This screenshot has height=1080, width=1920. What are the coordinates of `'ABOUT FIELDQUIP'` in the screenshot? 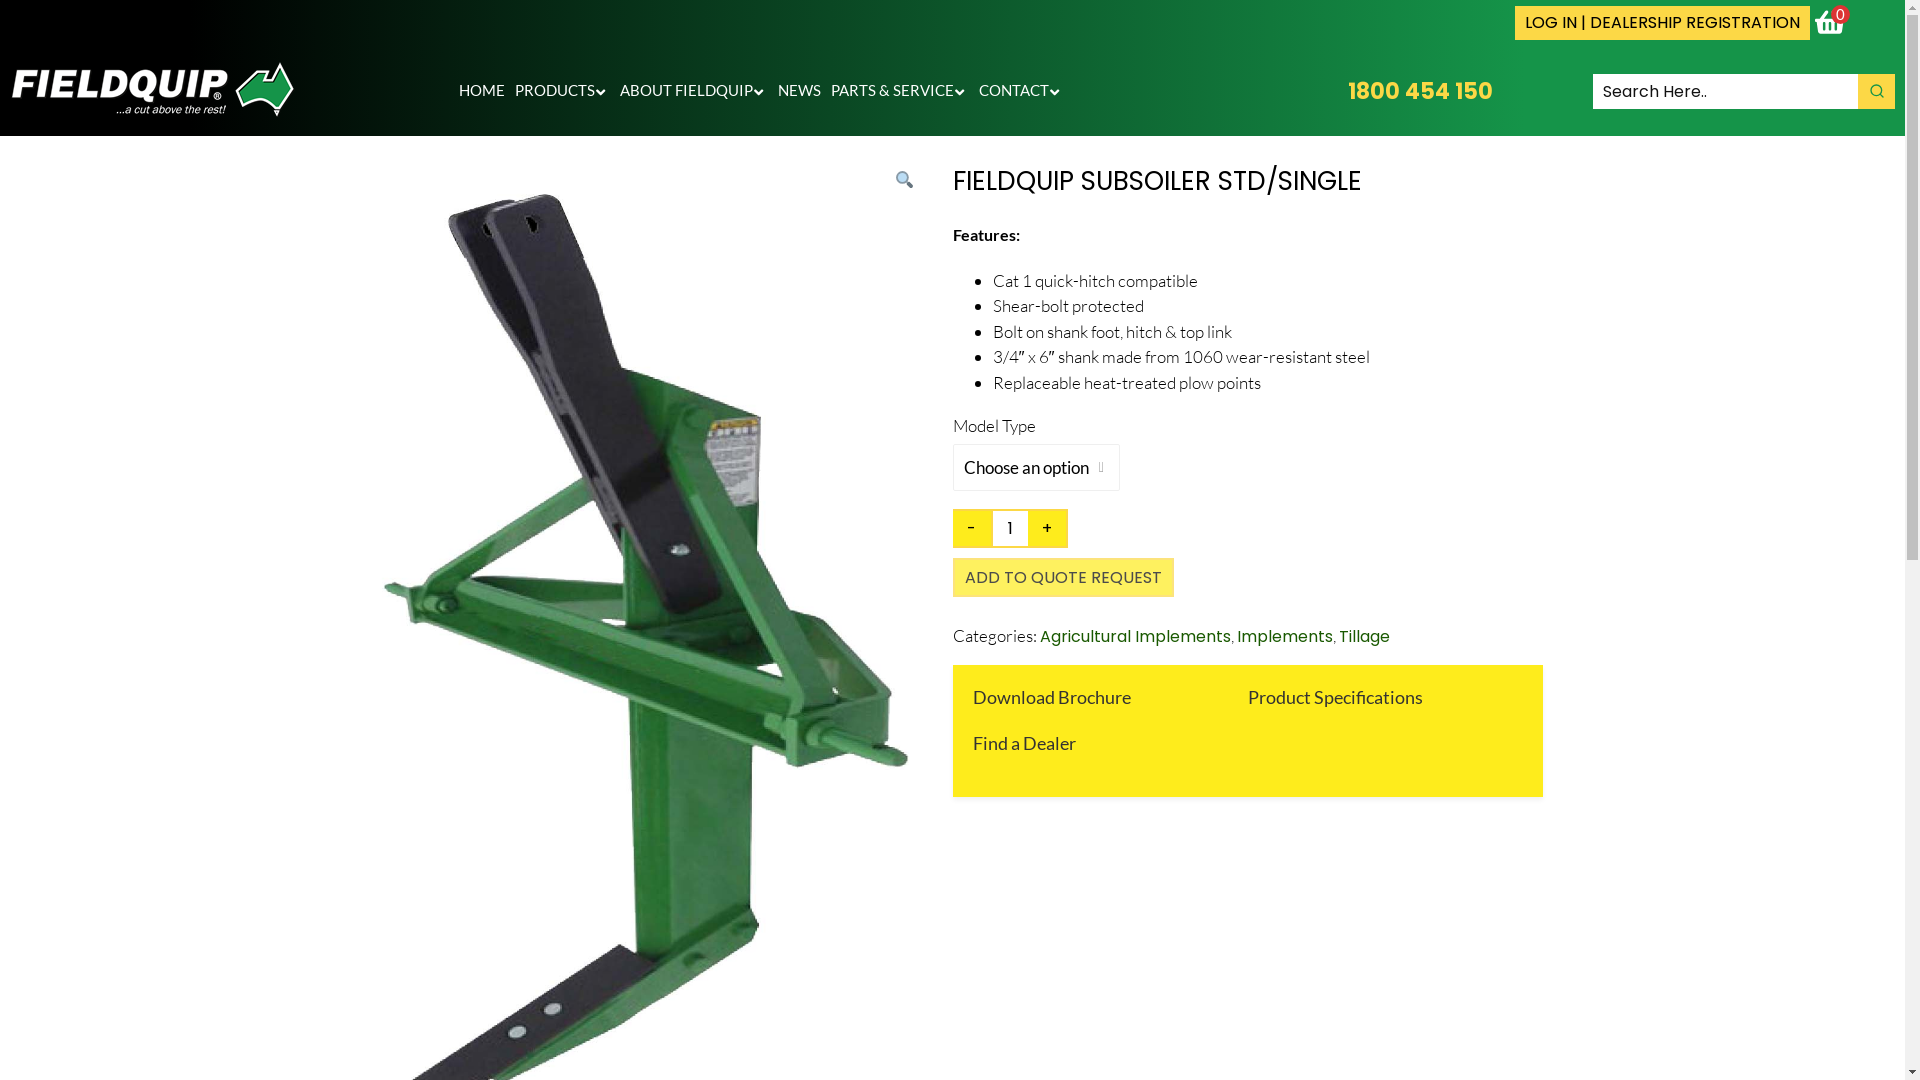 It's located at (694, 91).